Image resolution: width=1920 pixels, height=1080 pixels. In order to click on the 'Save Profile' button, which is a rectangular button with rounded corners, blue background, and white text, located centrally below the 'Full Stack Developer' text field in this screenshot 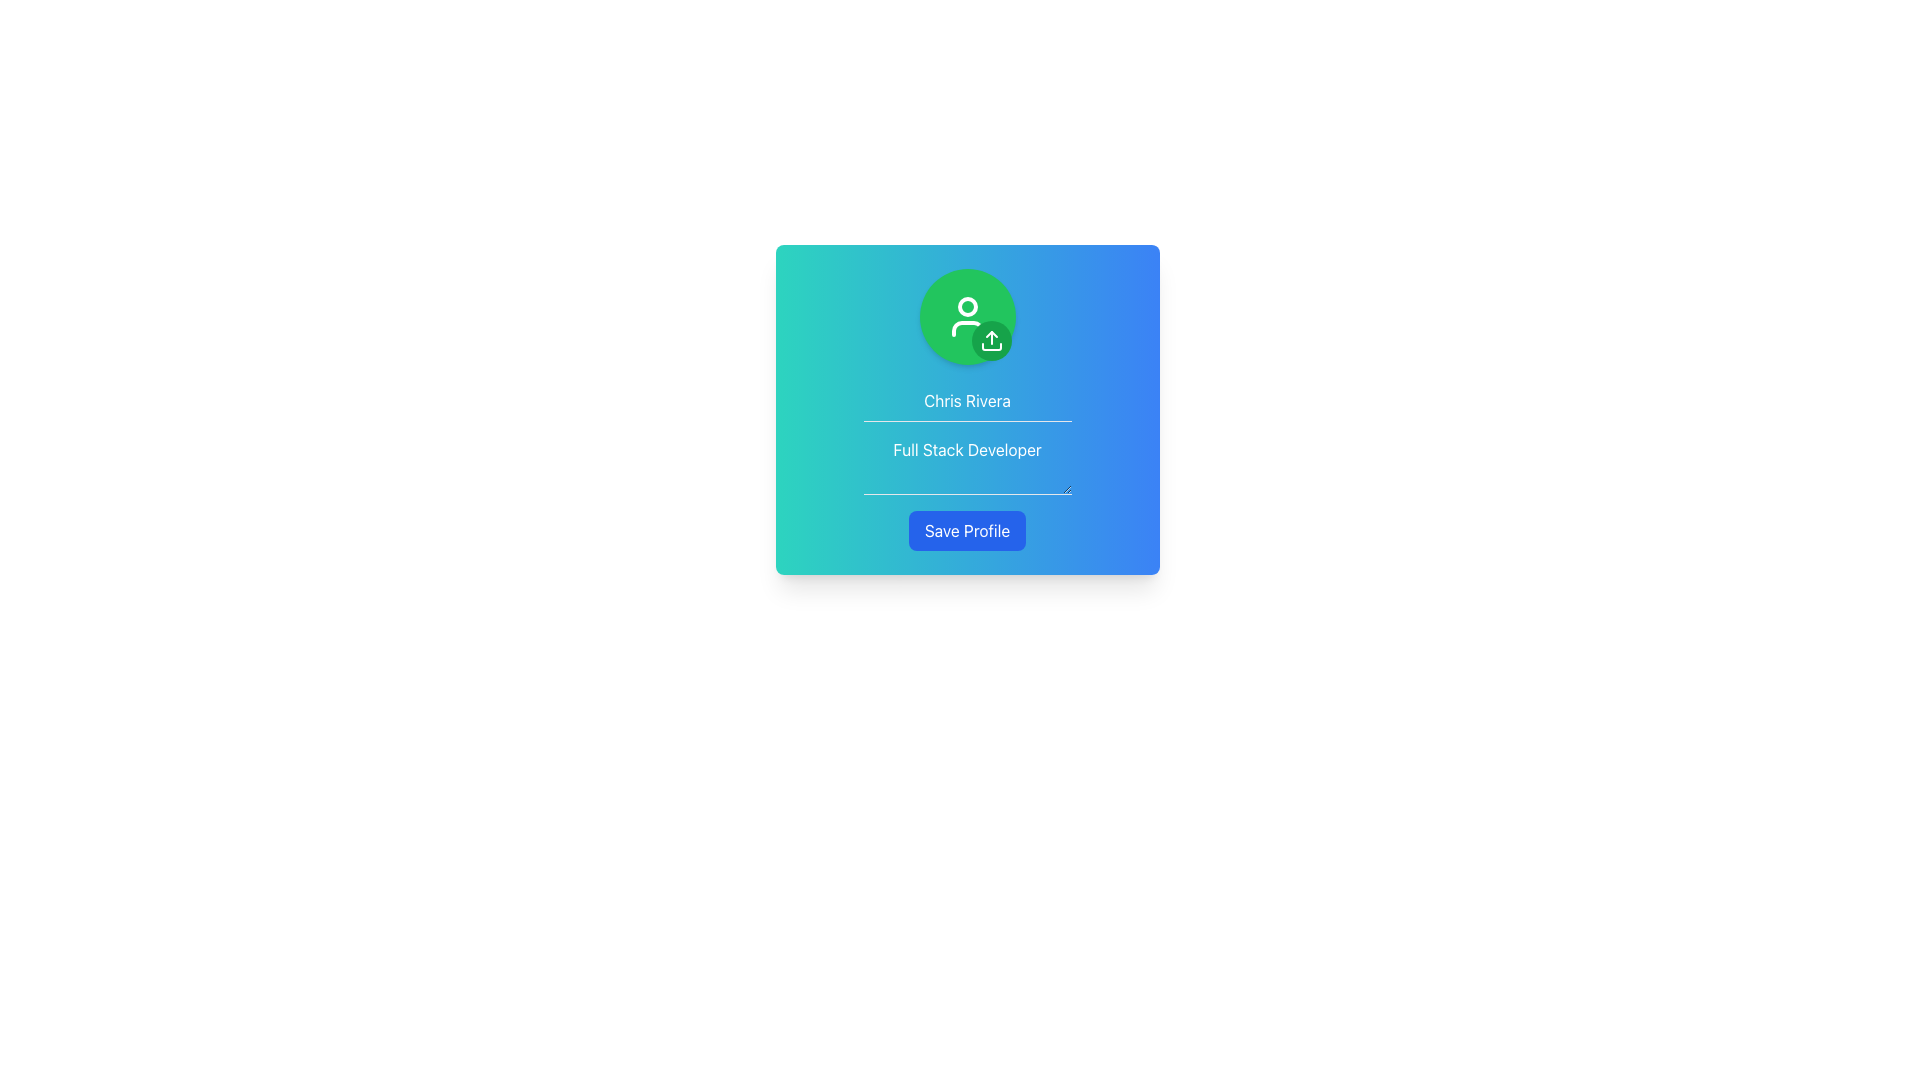, I will do `click(967, 530)`.